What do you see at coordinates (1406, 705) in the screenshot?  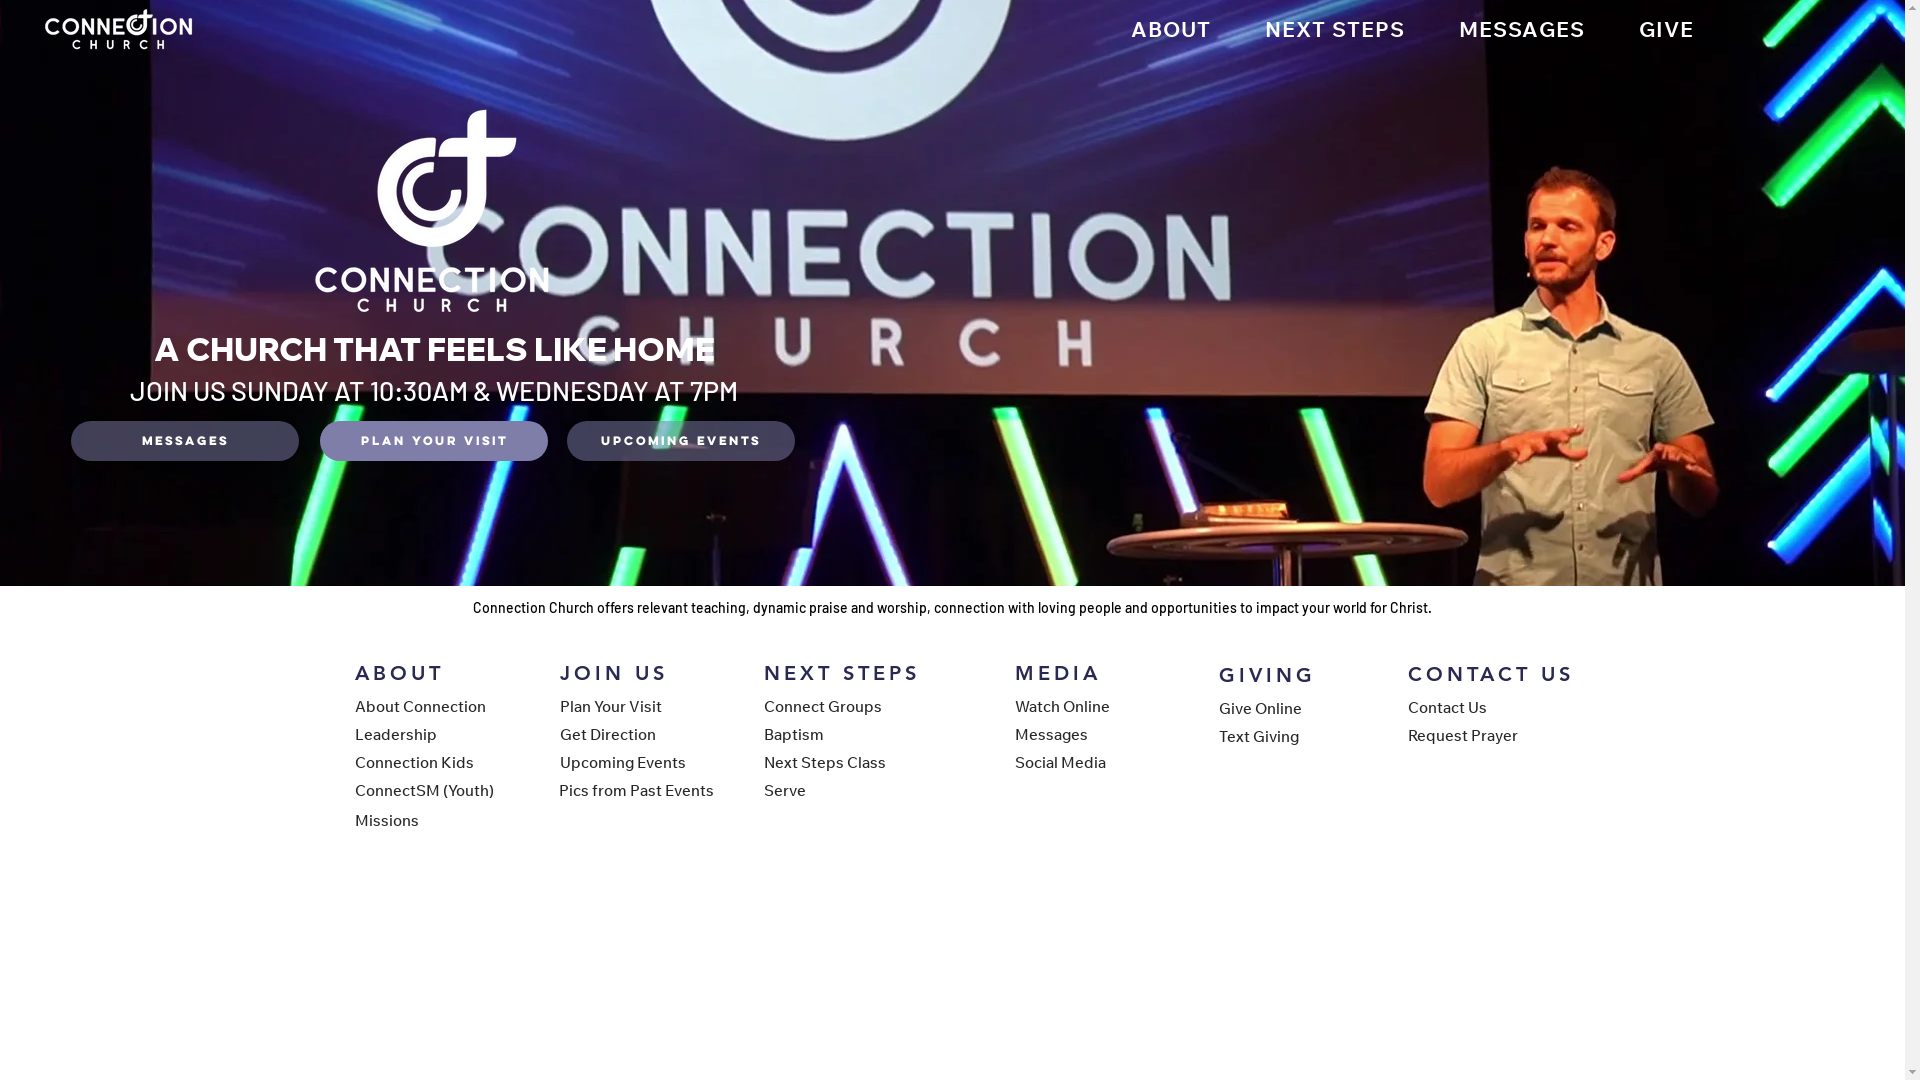 I see `'Contact Us'` at bounding box center [1406, 705].